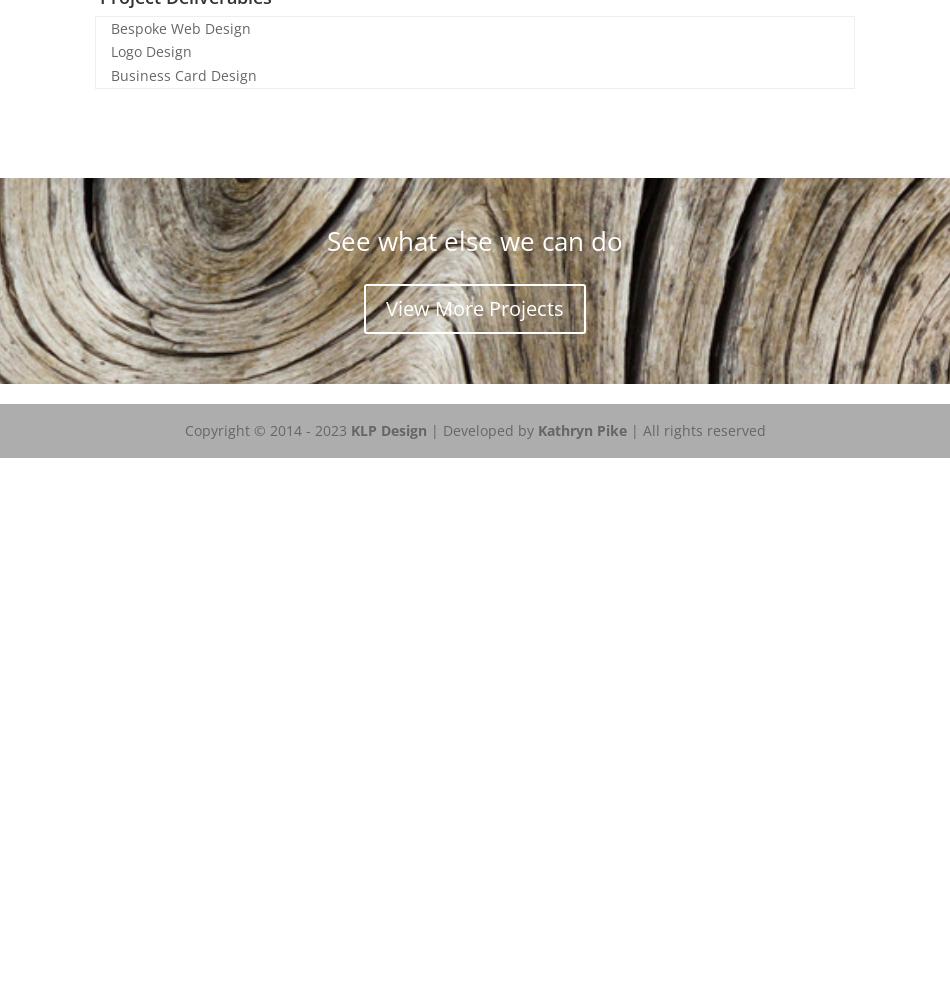 The width and height of the screenshot is (950, 1000). What do you see at coordinates (151, 51) in the screenshot?
I see `'Logo Design'` at bounding box center [151, 51].